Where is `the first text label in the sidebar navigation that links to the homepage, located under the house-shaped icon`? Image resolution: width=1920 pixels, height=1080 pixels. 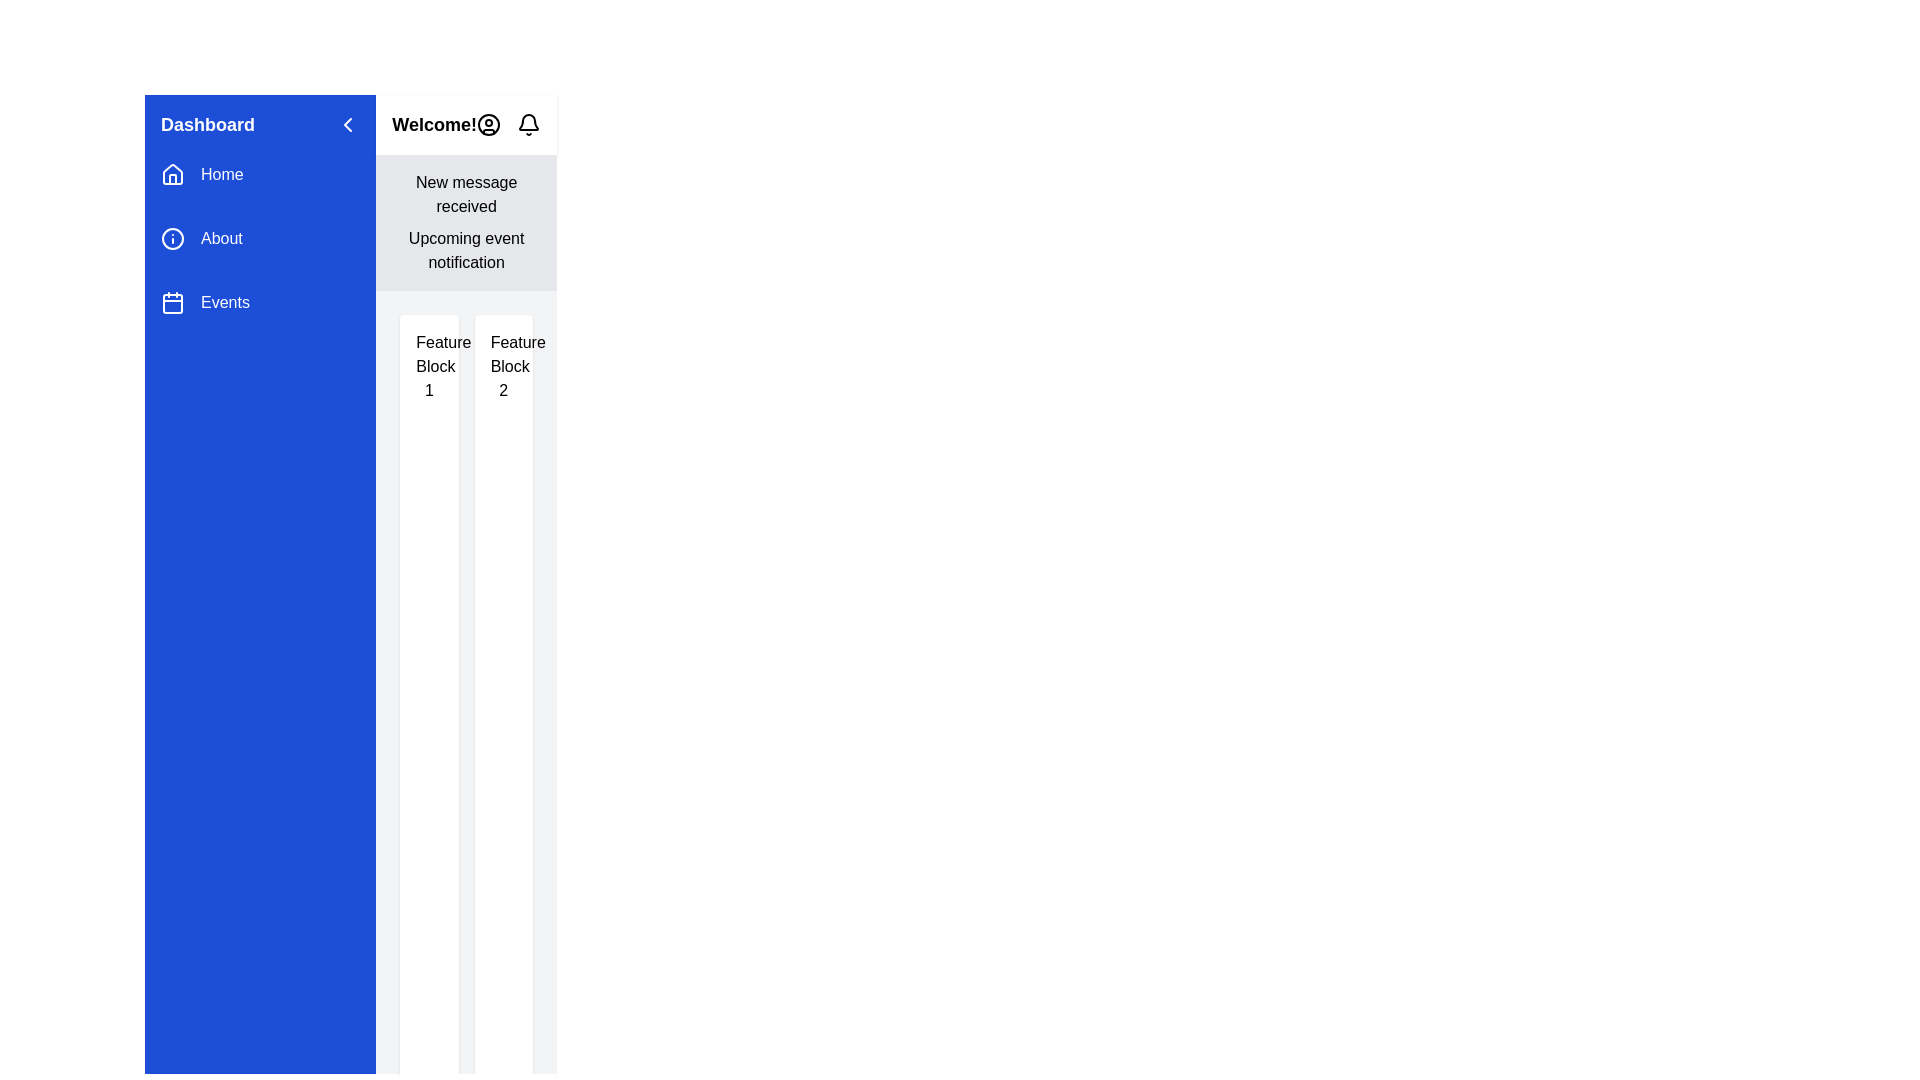
the first text label in the sidebar navigation that links to the homepage, located under the house-shaped icon is located at coordinates (222, 173).